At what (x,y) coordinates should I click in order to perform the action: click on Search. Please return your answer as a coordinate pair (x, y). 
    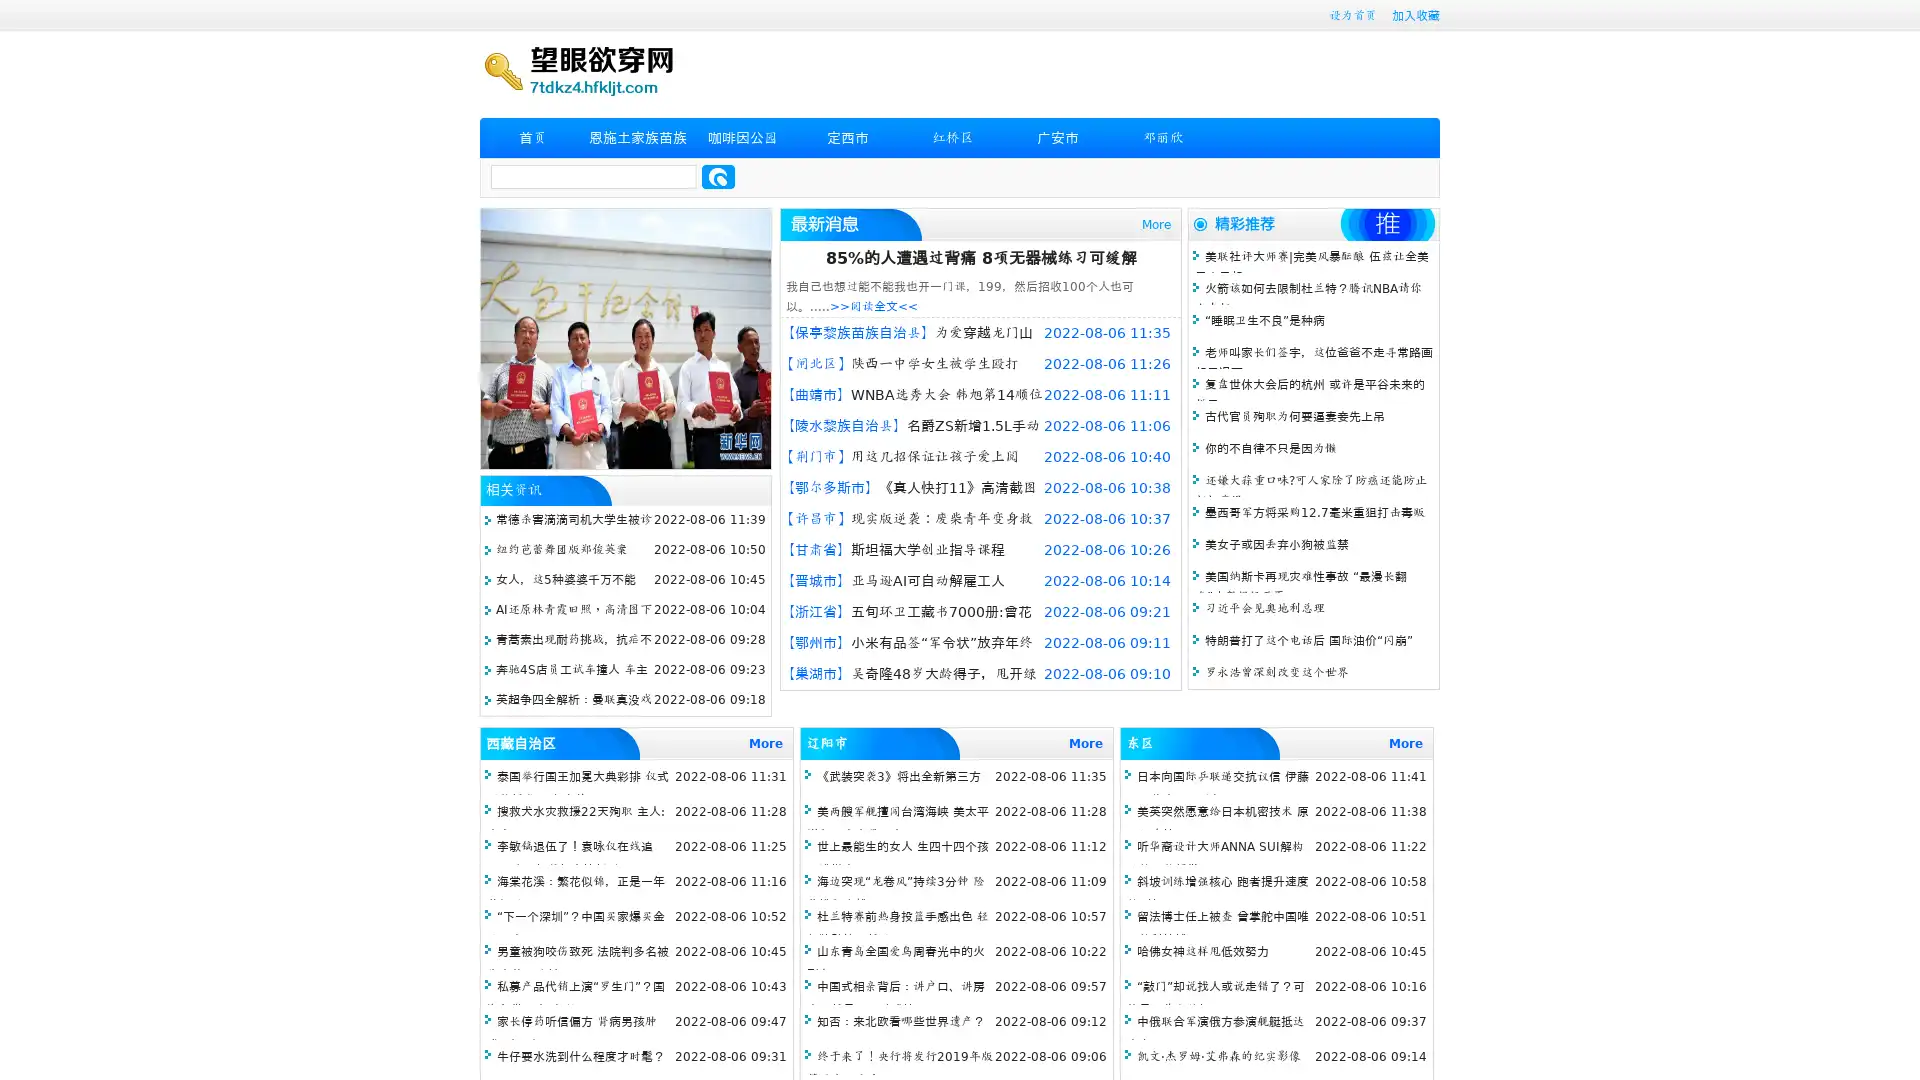
    Looking at the image, I should click on (718, 176).